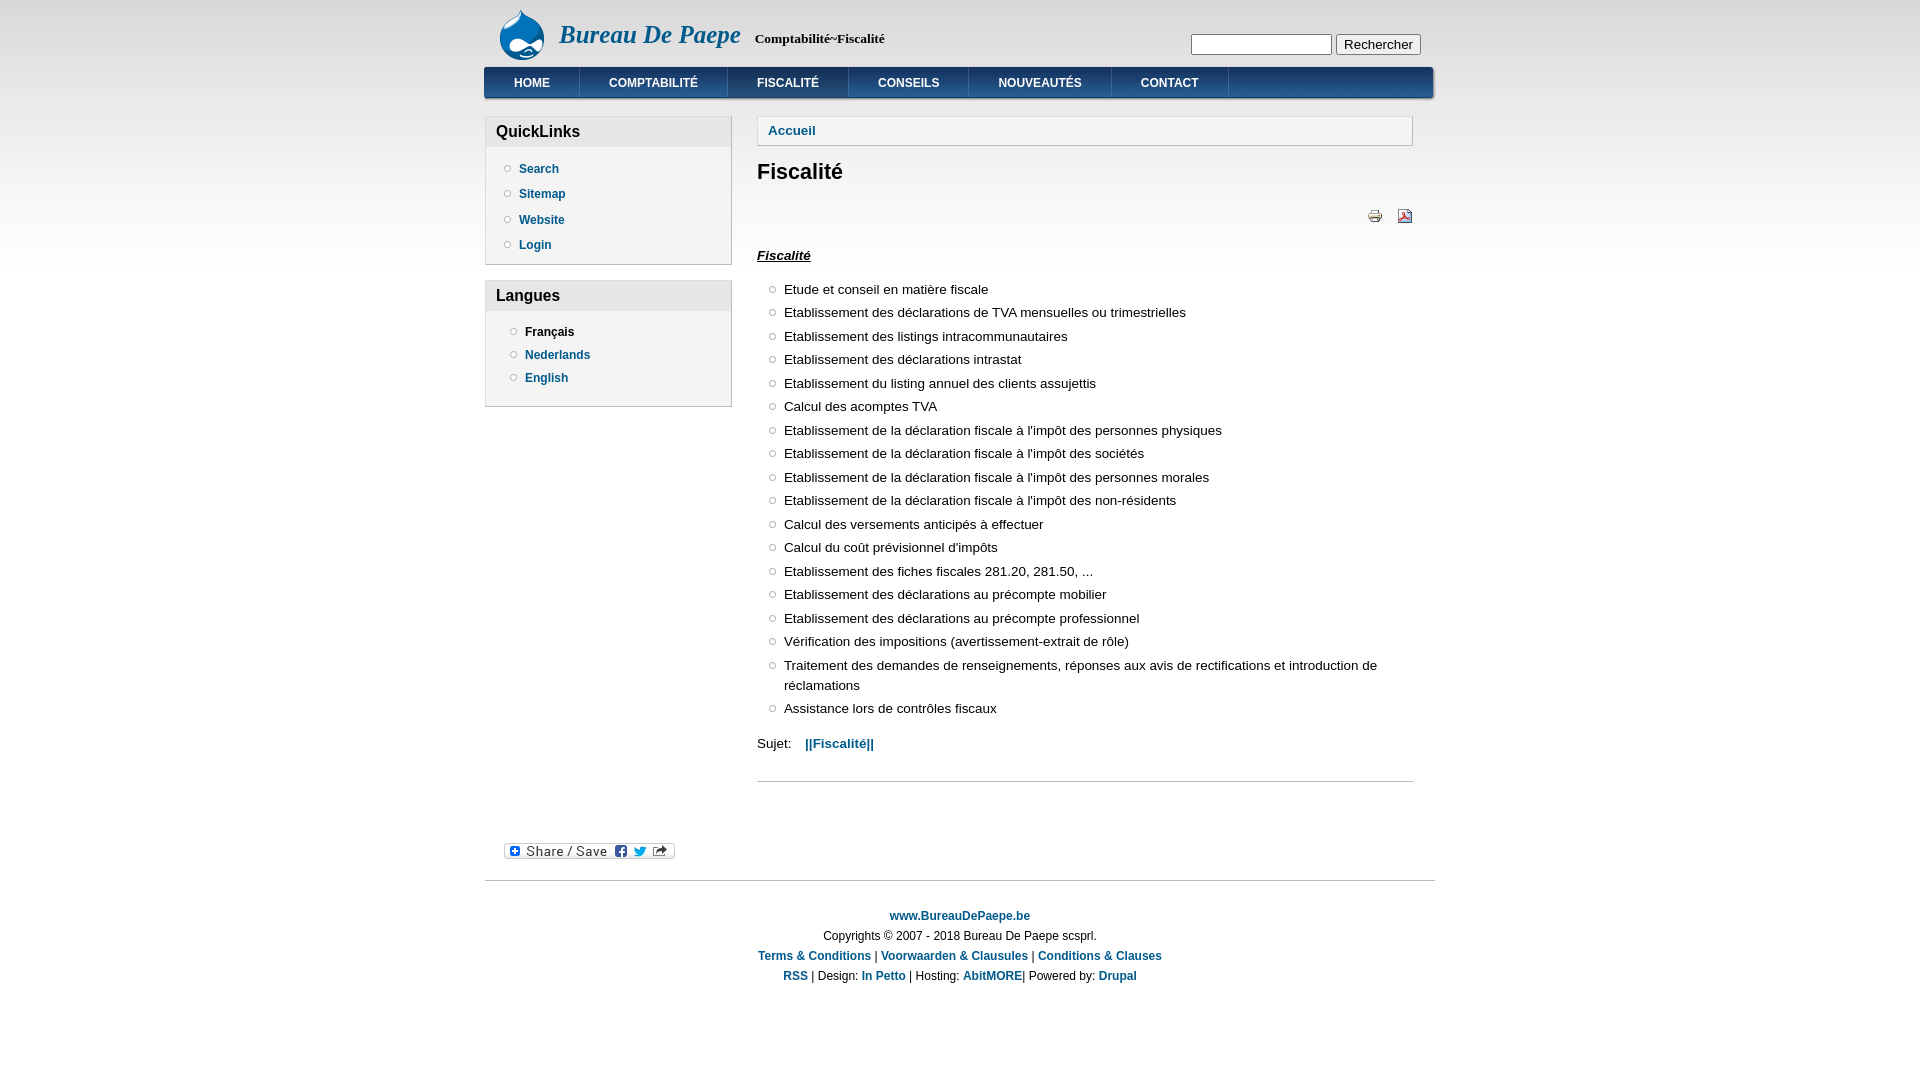 Image resolution: width=1920 pixels, height=1080 pixels. I want to click on 'English', so click(546, 378).